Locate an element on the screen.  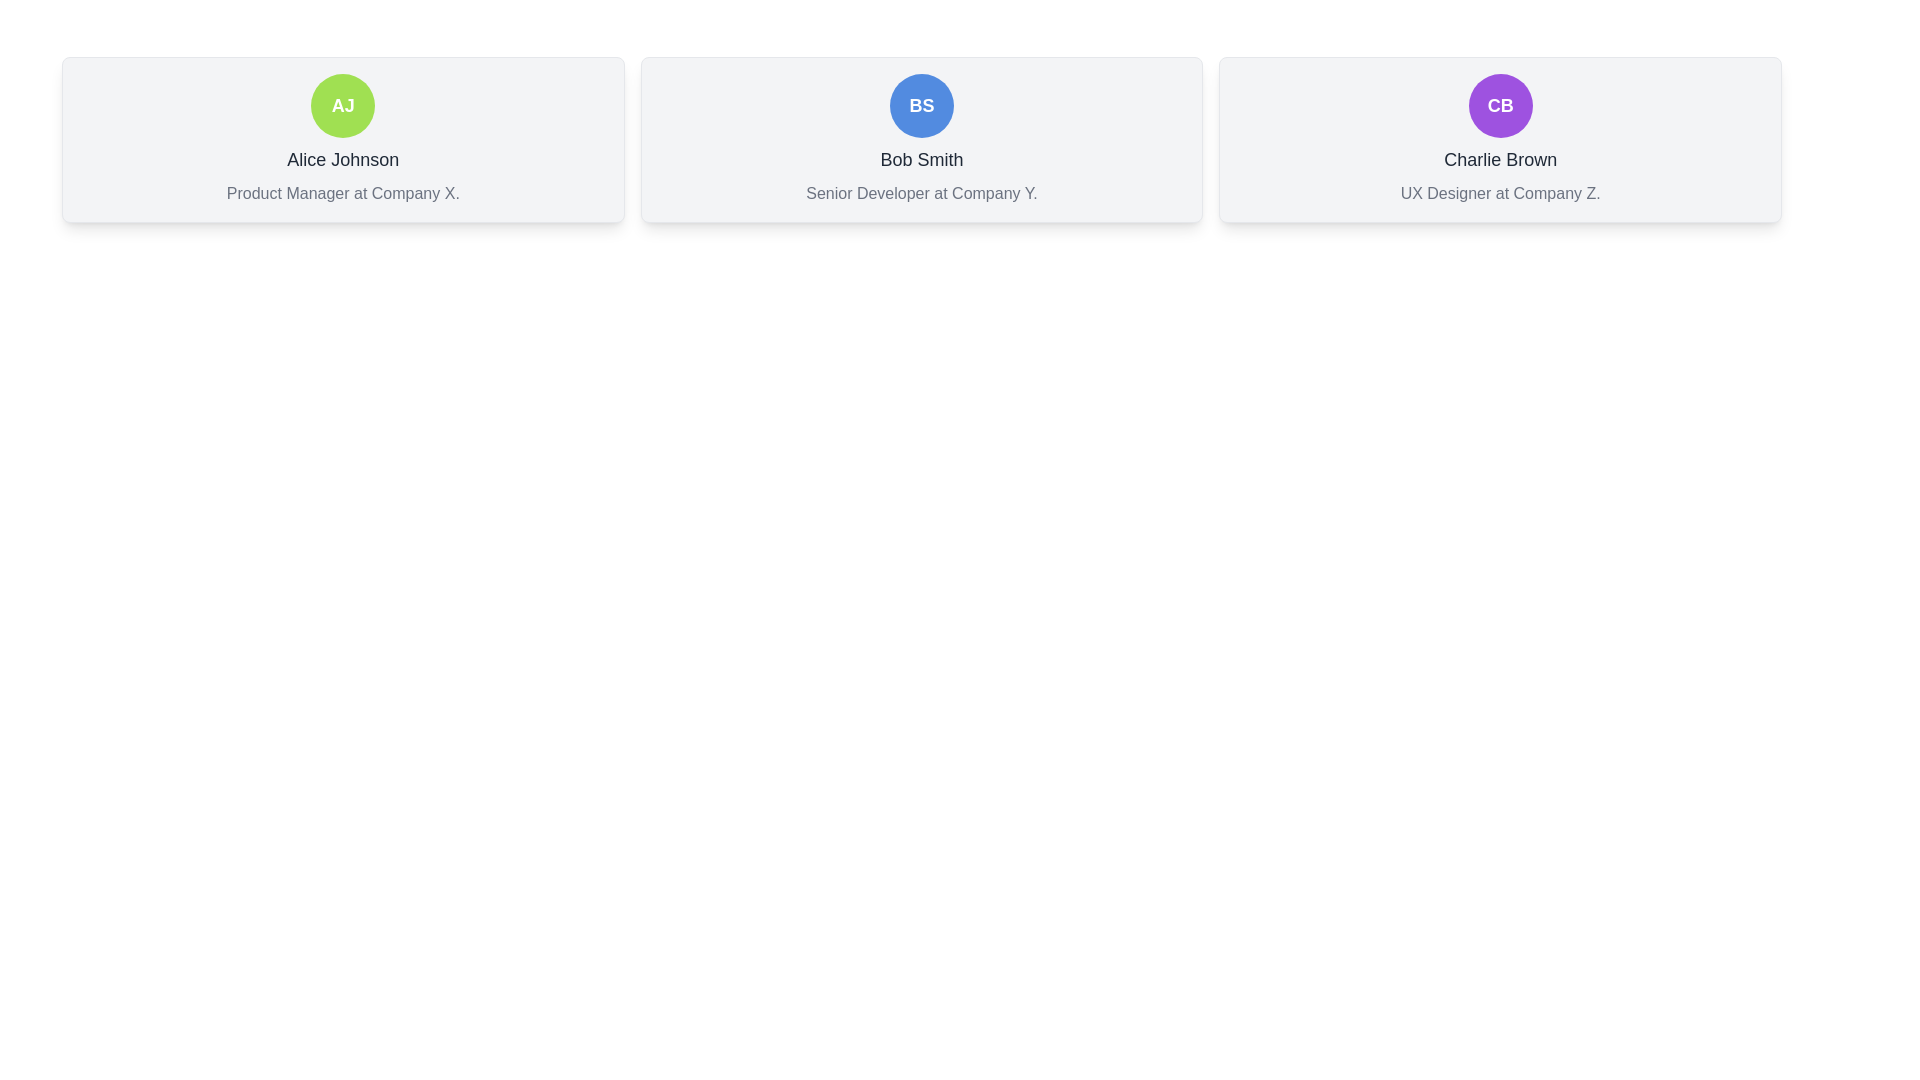
the Avatar or Profile Icon representing the individual 'Bob Smith', which is positioned above the text 'Senior Developer at Company Y.' is located at coordinates (920, 105).